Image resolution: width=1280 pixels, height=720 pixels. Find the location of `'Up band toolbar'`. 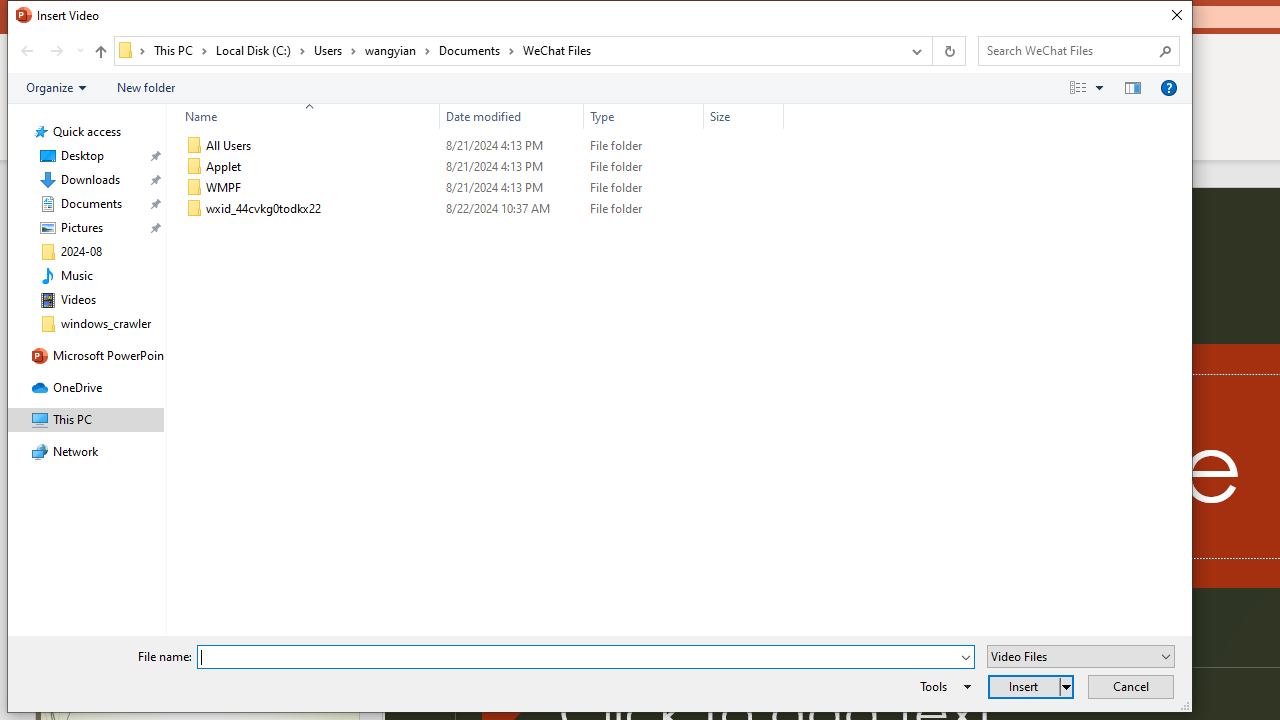

'Up band toolbar' is located at coordinates (100, 53).